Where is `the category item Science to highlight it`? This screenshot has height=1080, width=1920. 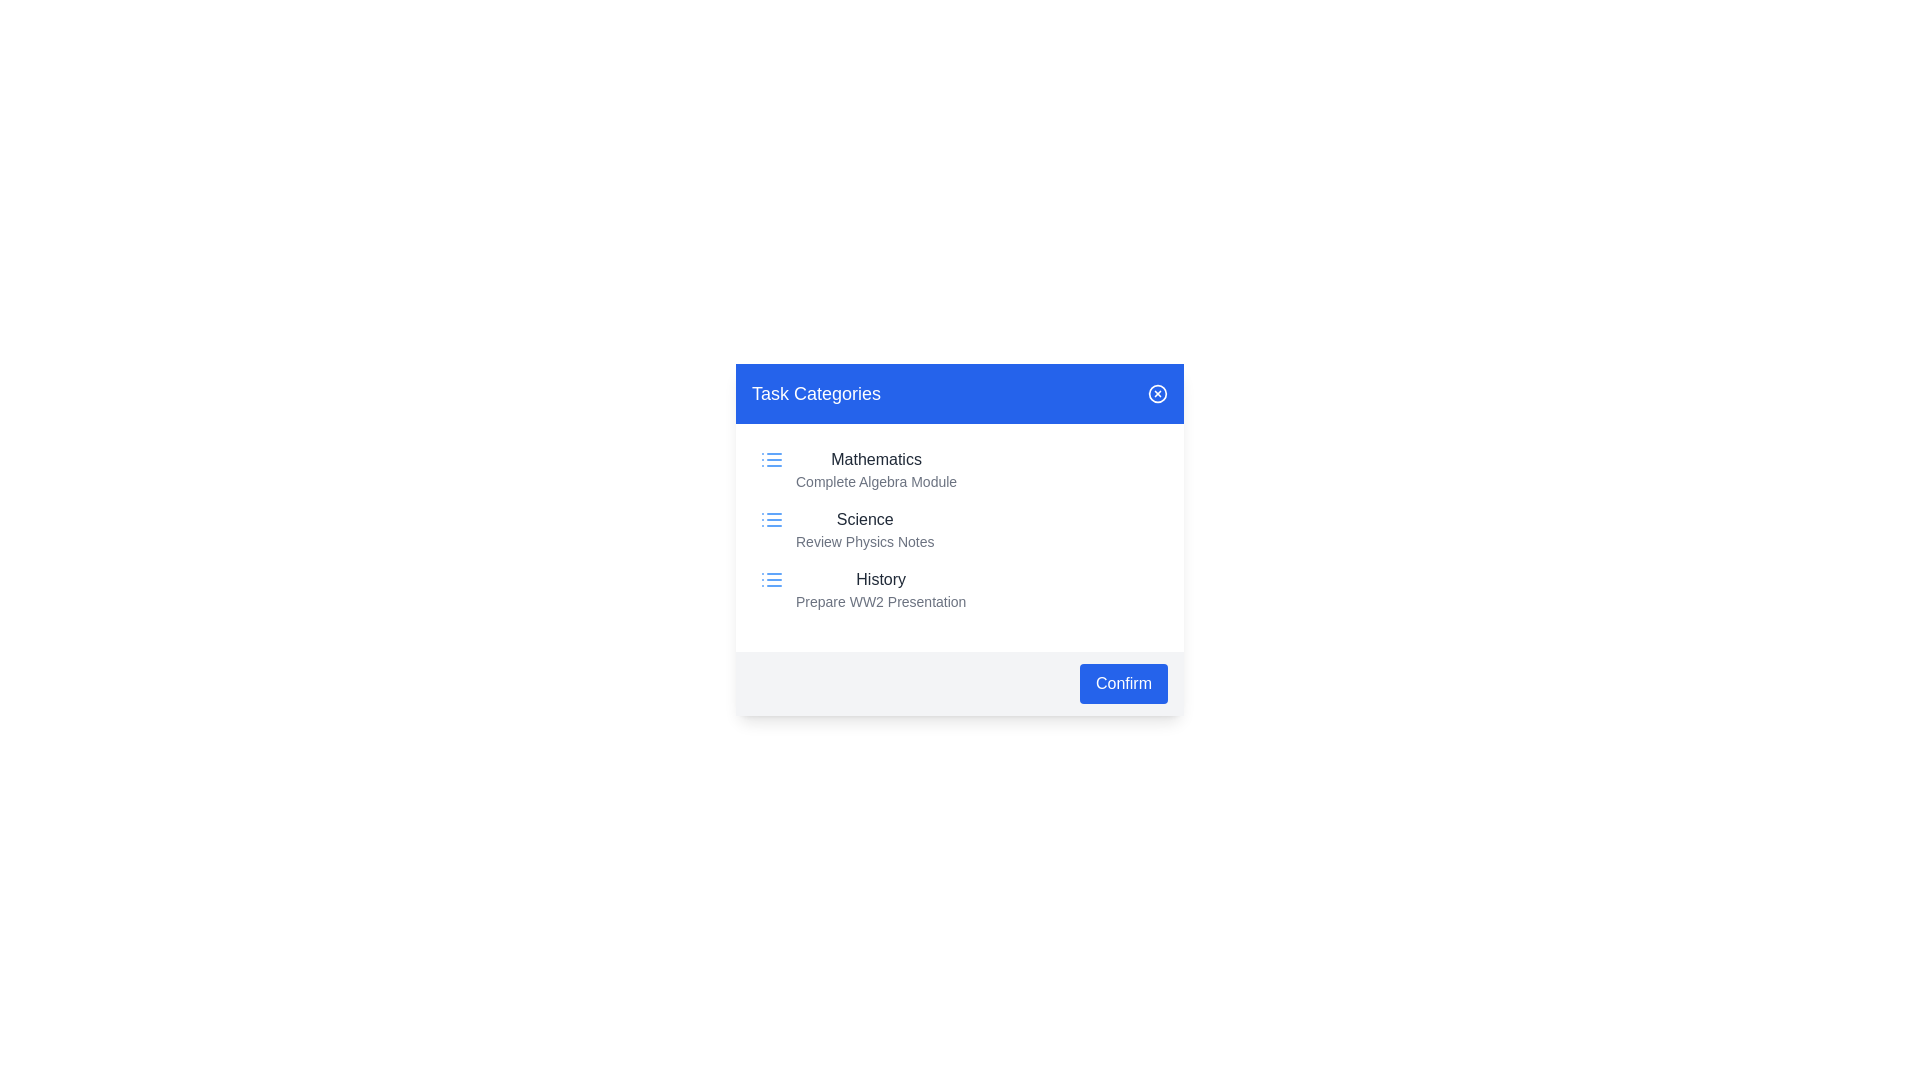
the category item Science to highlight it is located at coordinates (960, 528).